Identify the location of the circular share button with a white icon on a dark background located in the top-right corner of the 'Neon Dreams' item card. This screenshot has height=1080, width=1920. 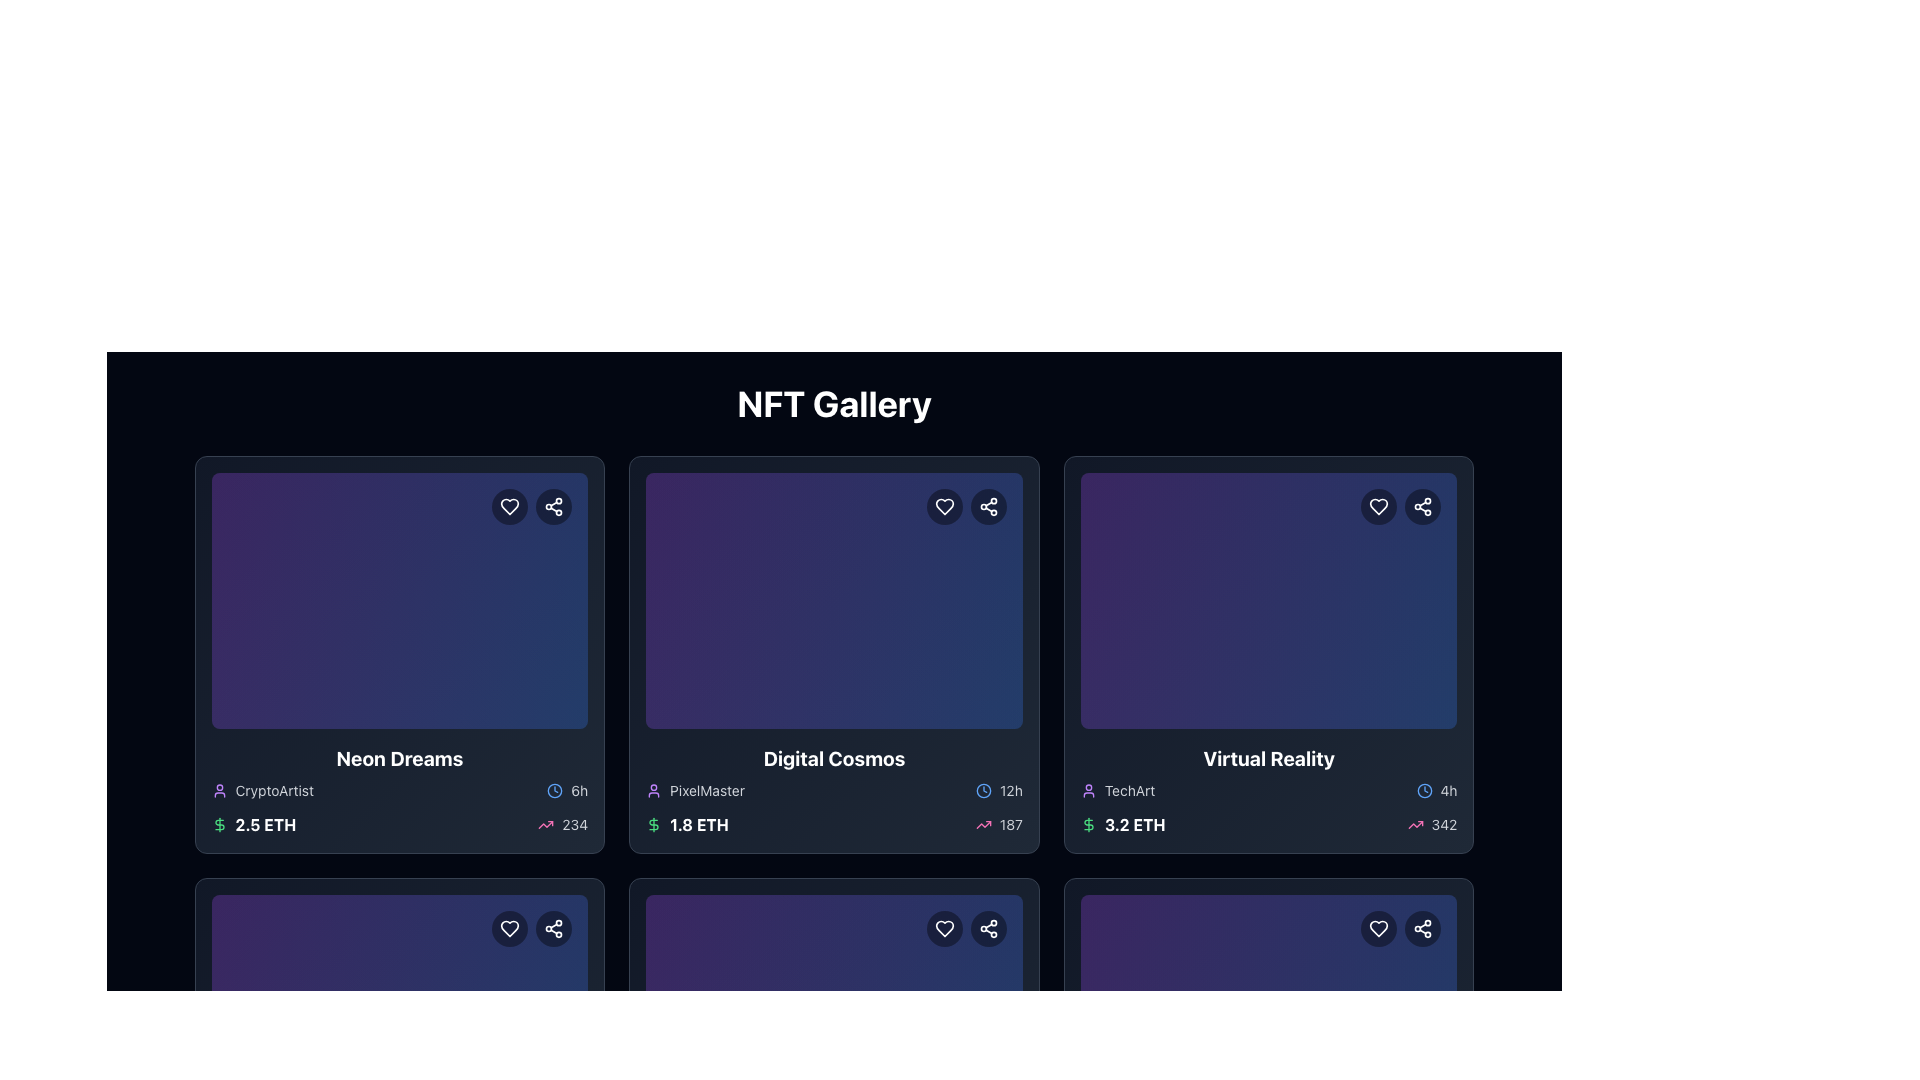
(554, 505).